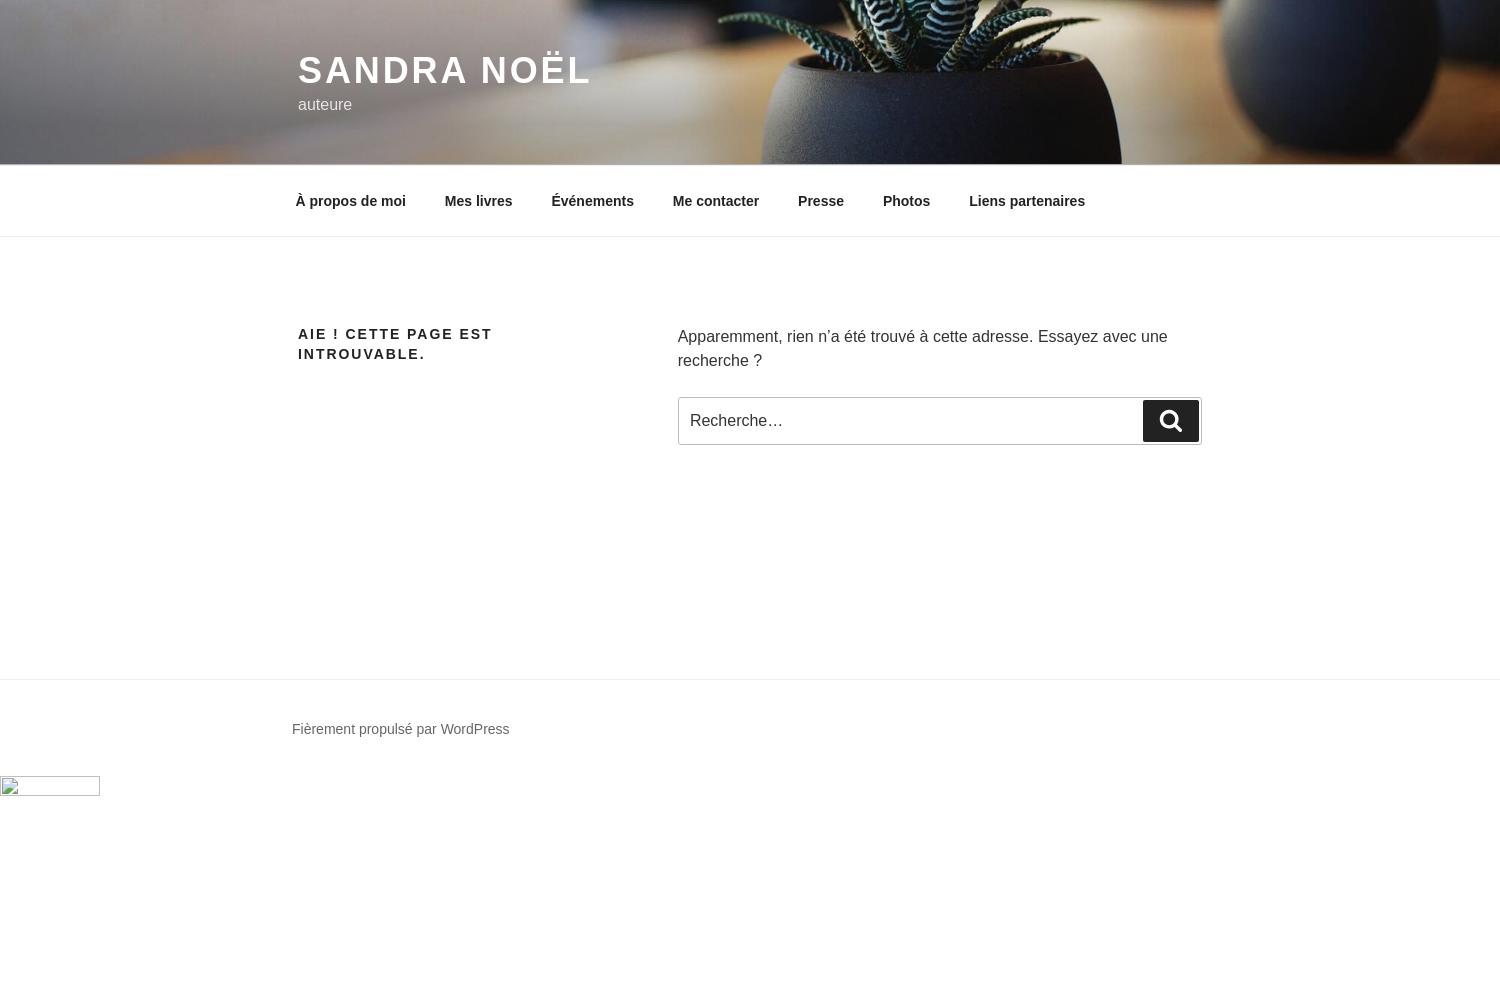 The height and width of the screenshot is (1000, 1500). Describe the element at coordinates (714, 199) in the screenshot. I see `'Me contacter'` at that location.